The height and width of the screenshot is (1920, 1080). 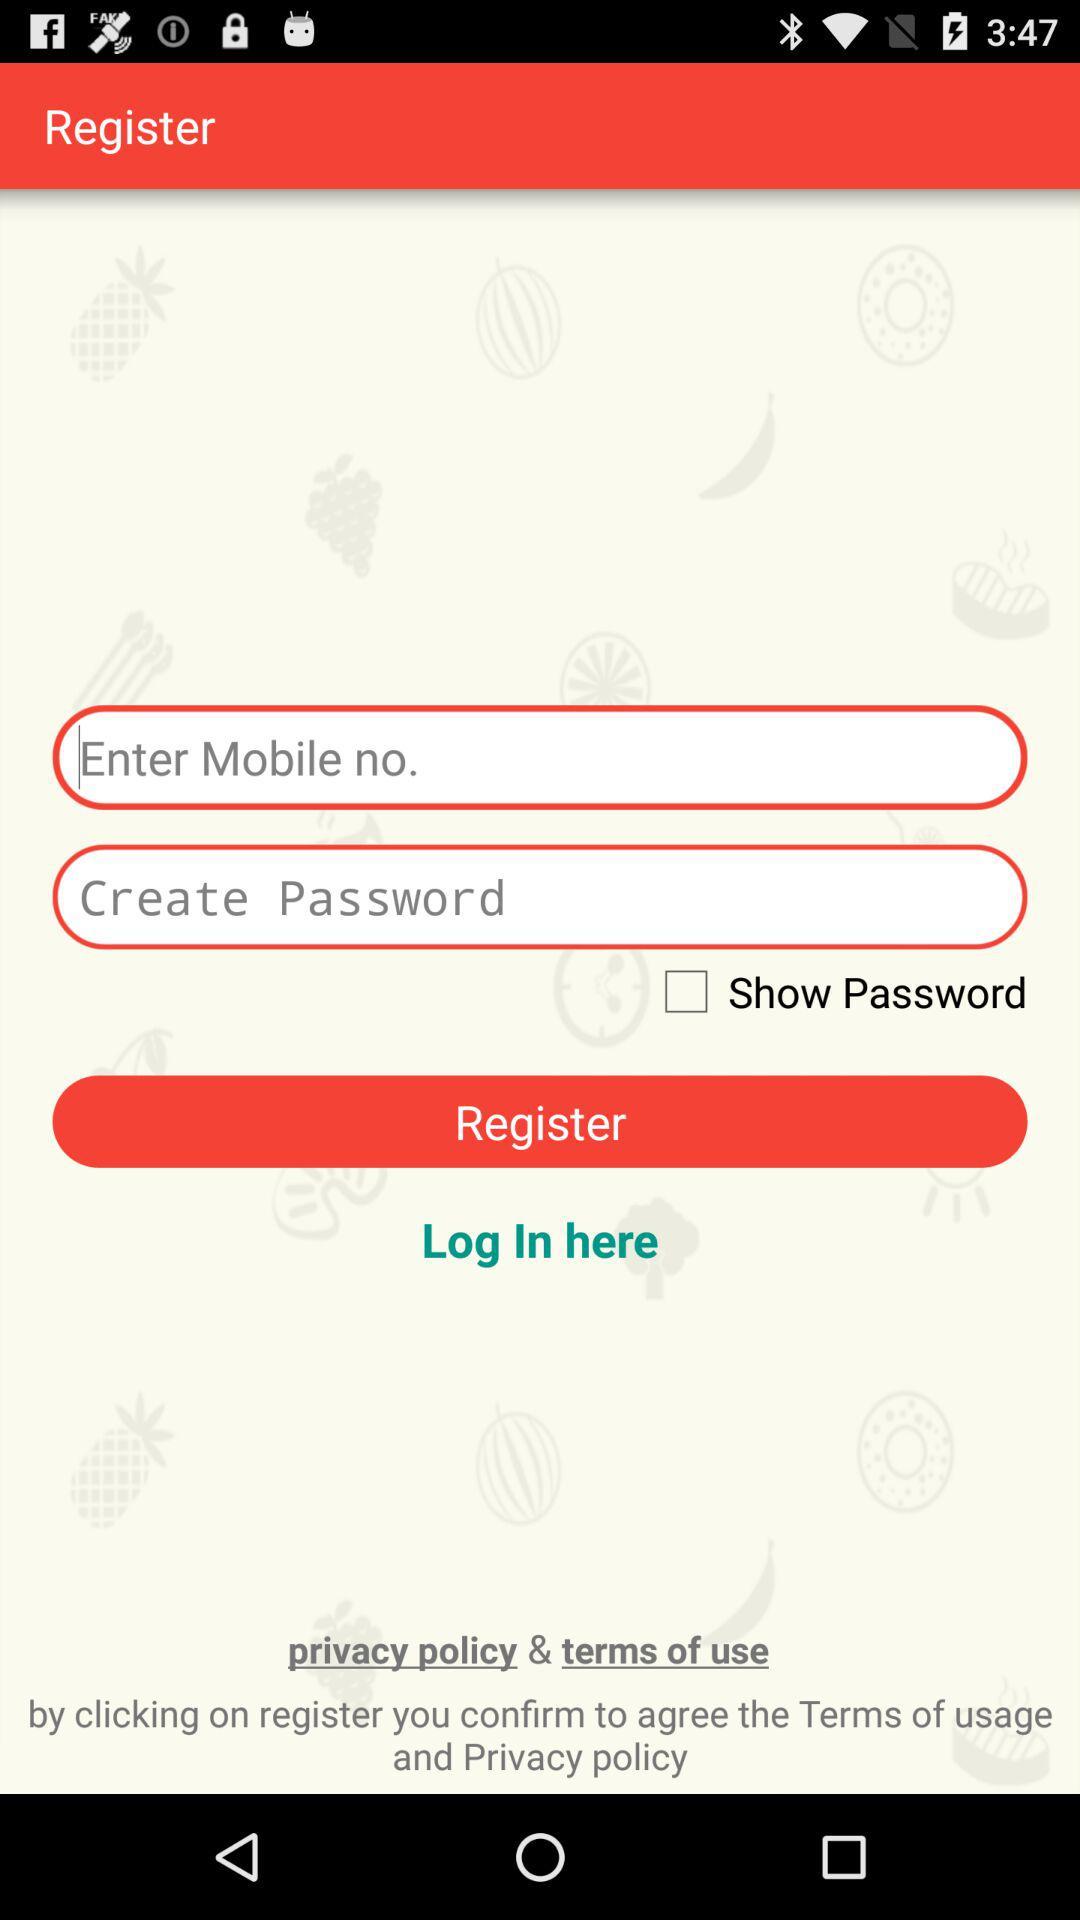 What do you see at coordinates (540, 756) in the screenshot?
I see `box` at bounding box center [540, 756].